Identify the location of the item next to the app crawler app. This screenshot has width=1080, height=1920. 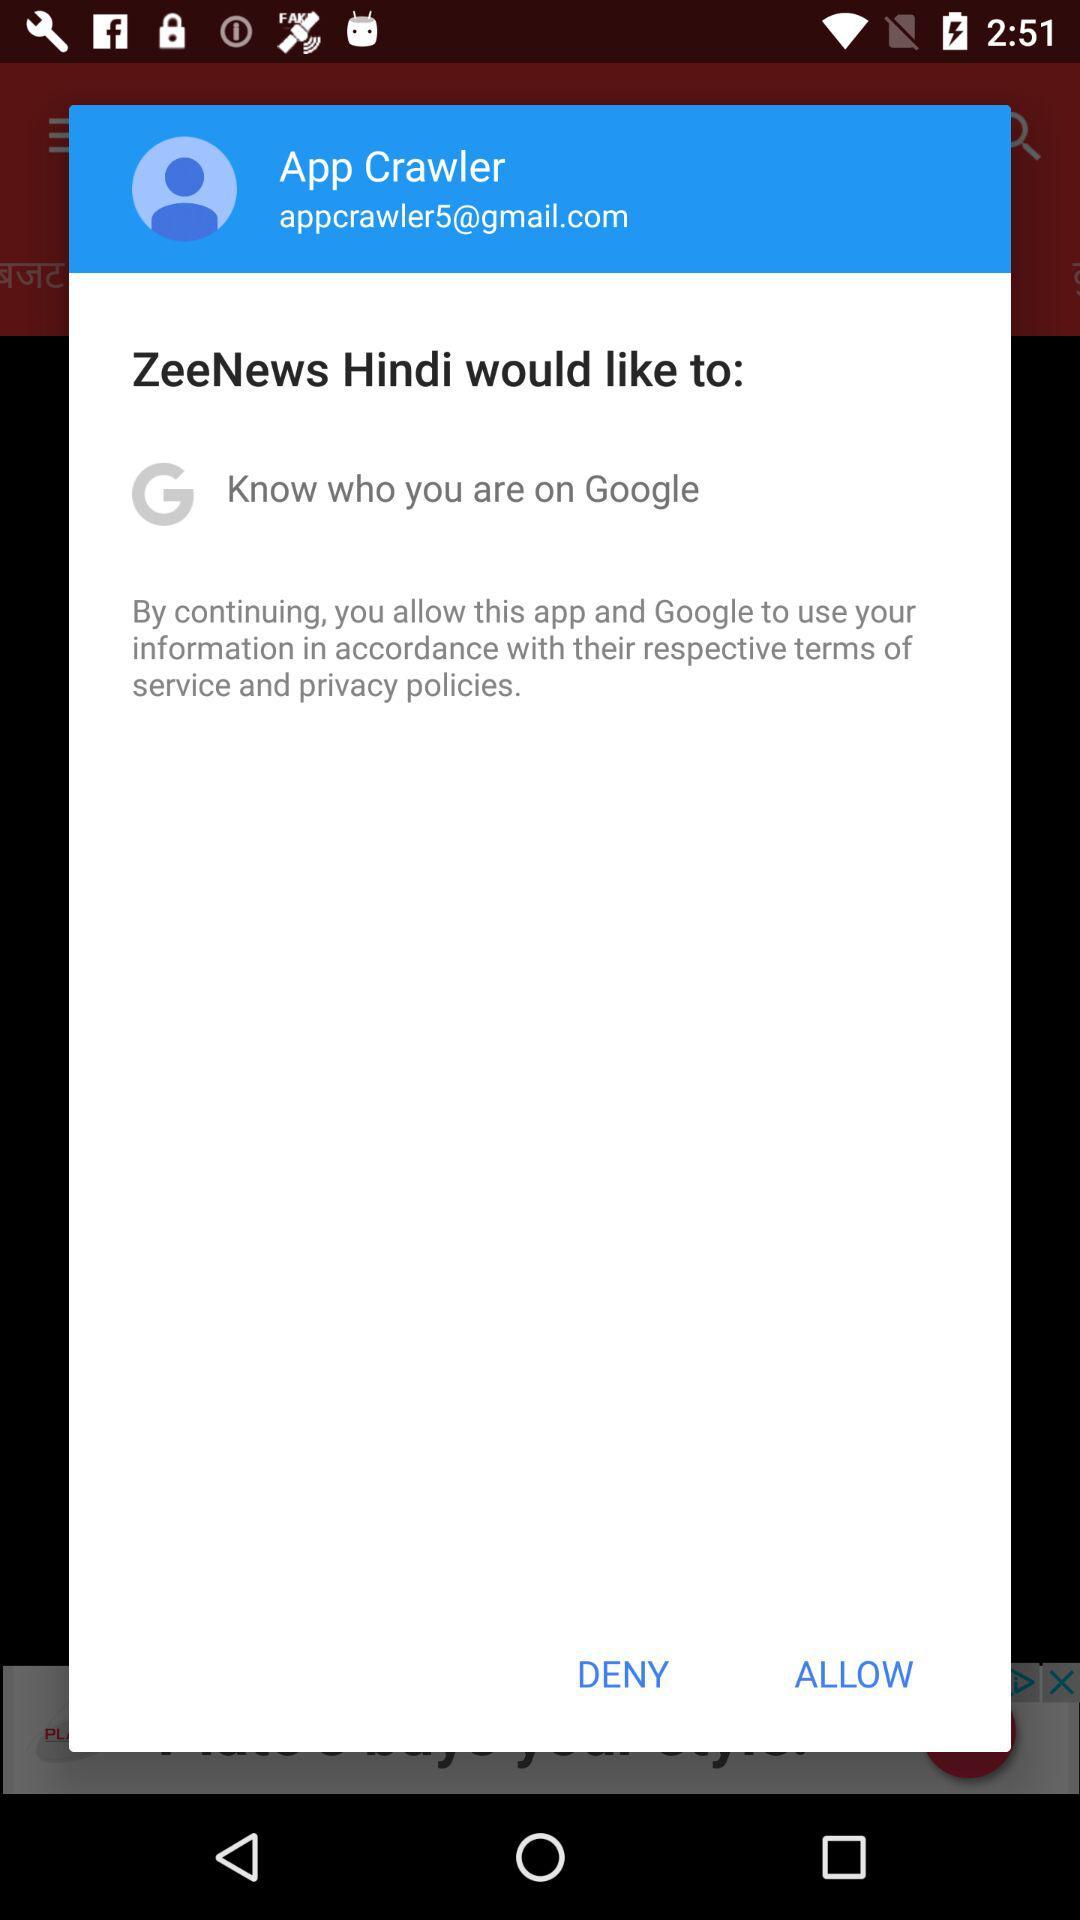
(184, 188).